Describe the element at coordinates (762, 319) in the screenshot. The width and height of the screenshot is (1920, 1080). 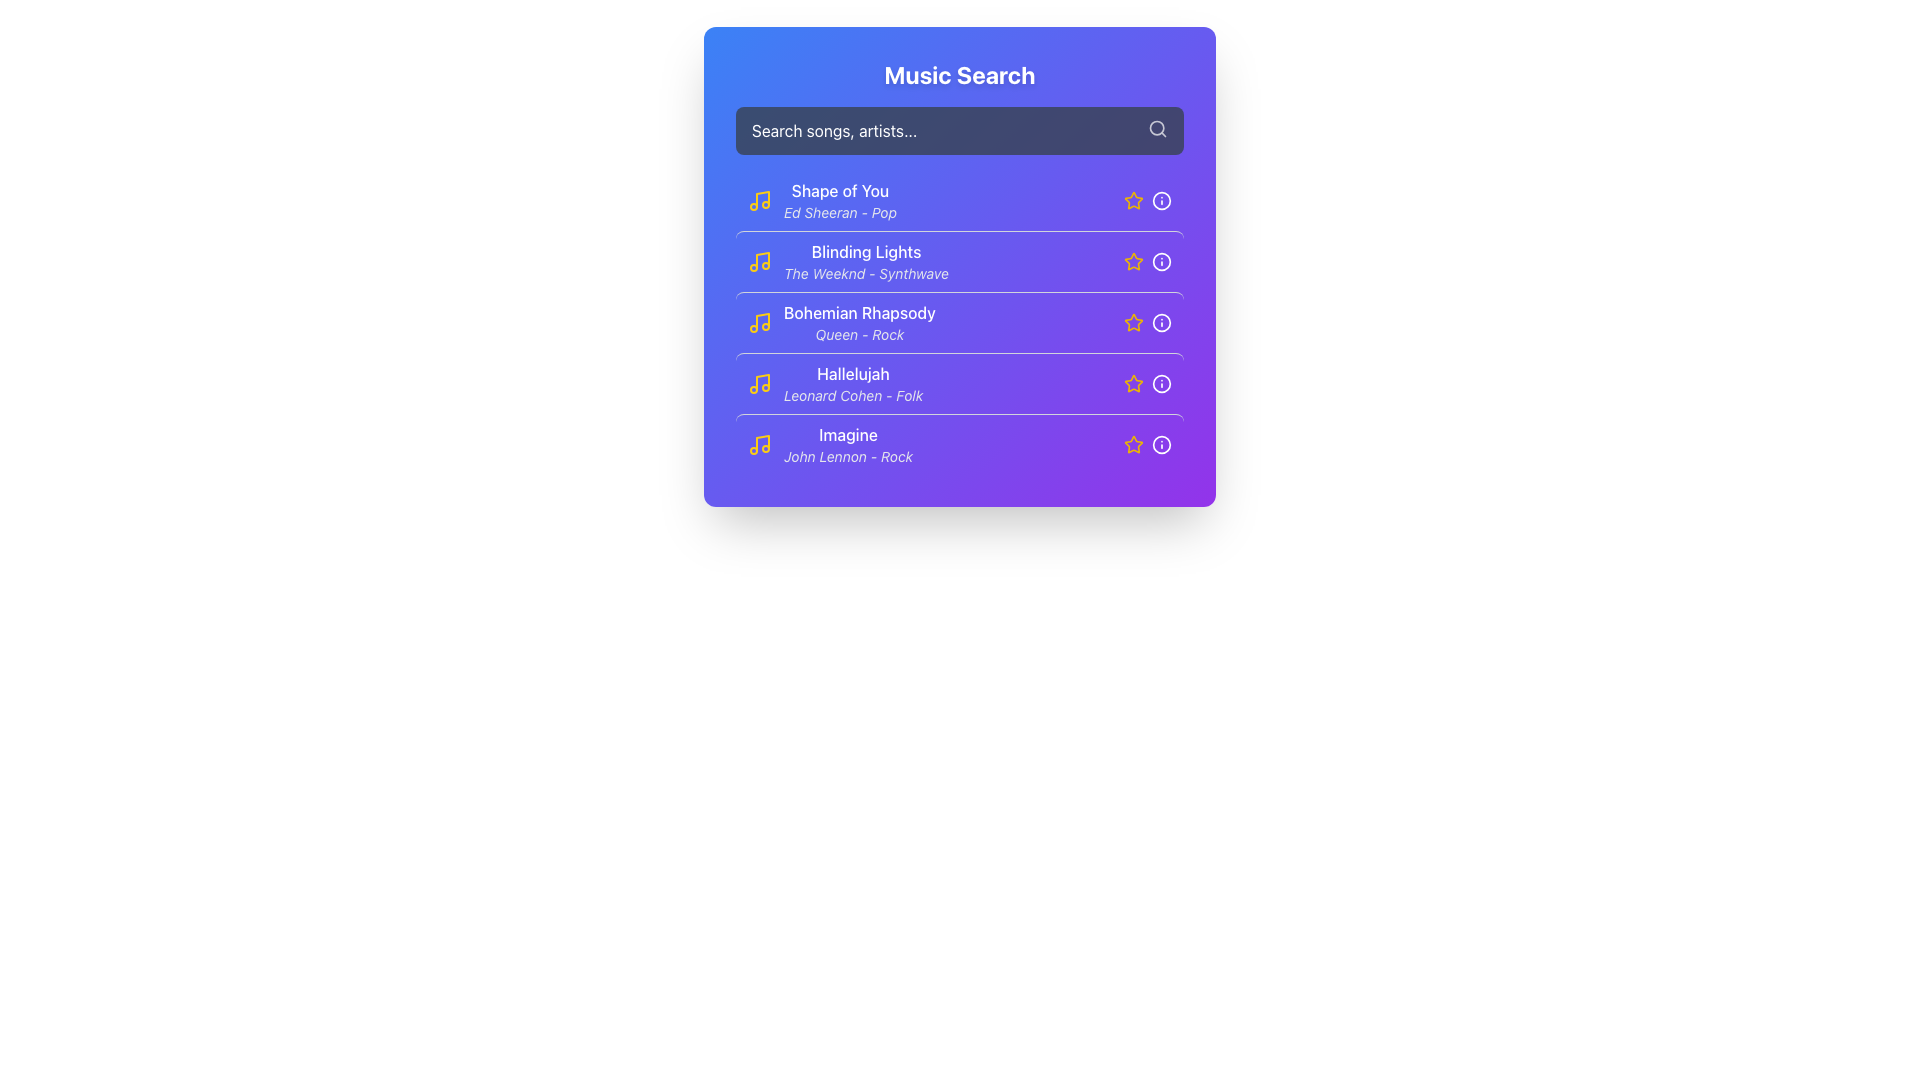
I see `vertical line of the musical note icon located in the third song entry next to 'Bohemian Rhapsody'` at that location.